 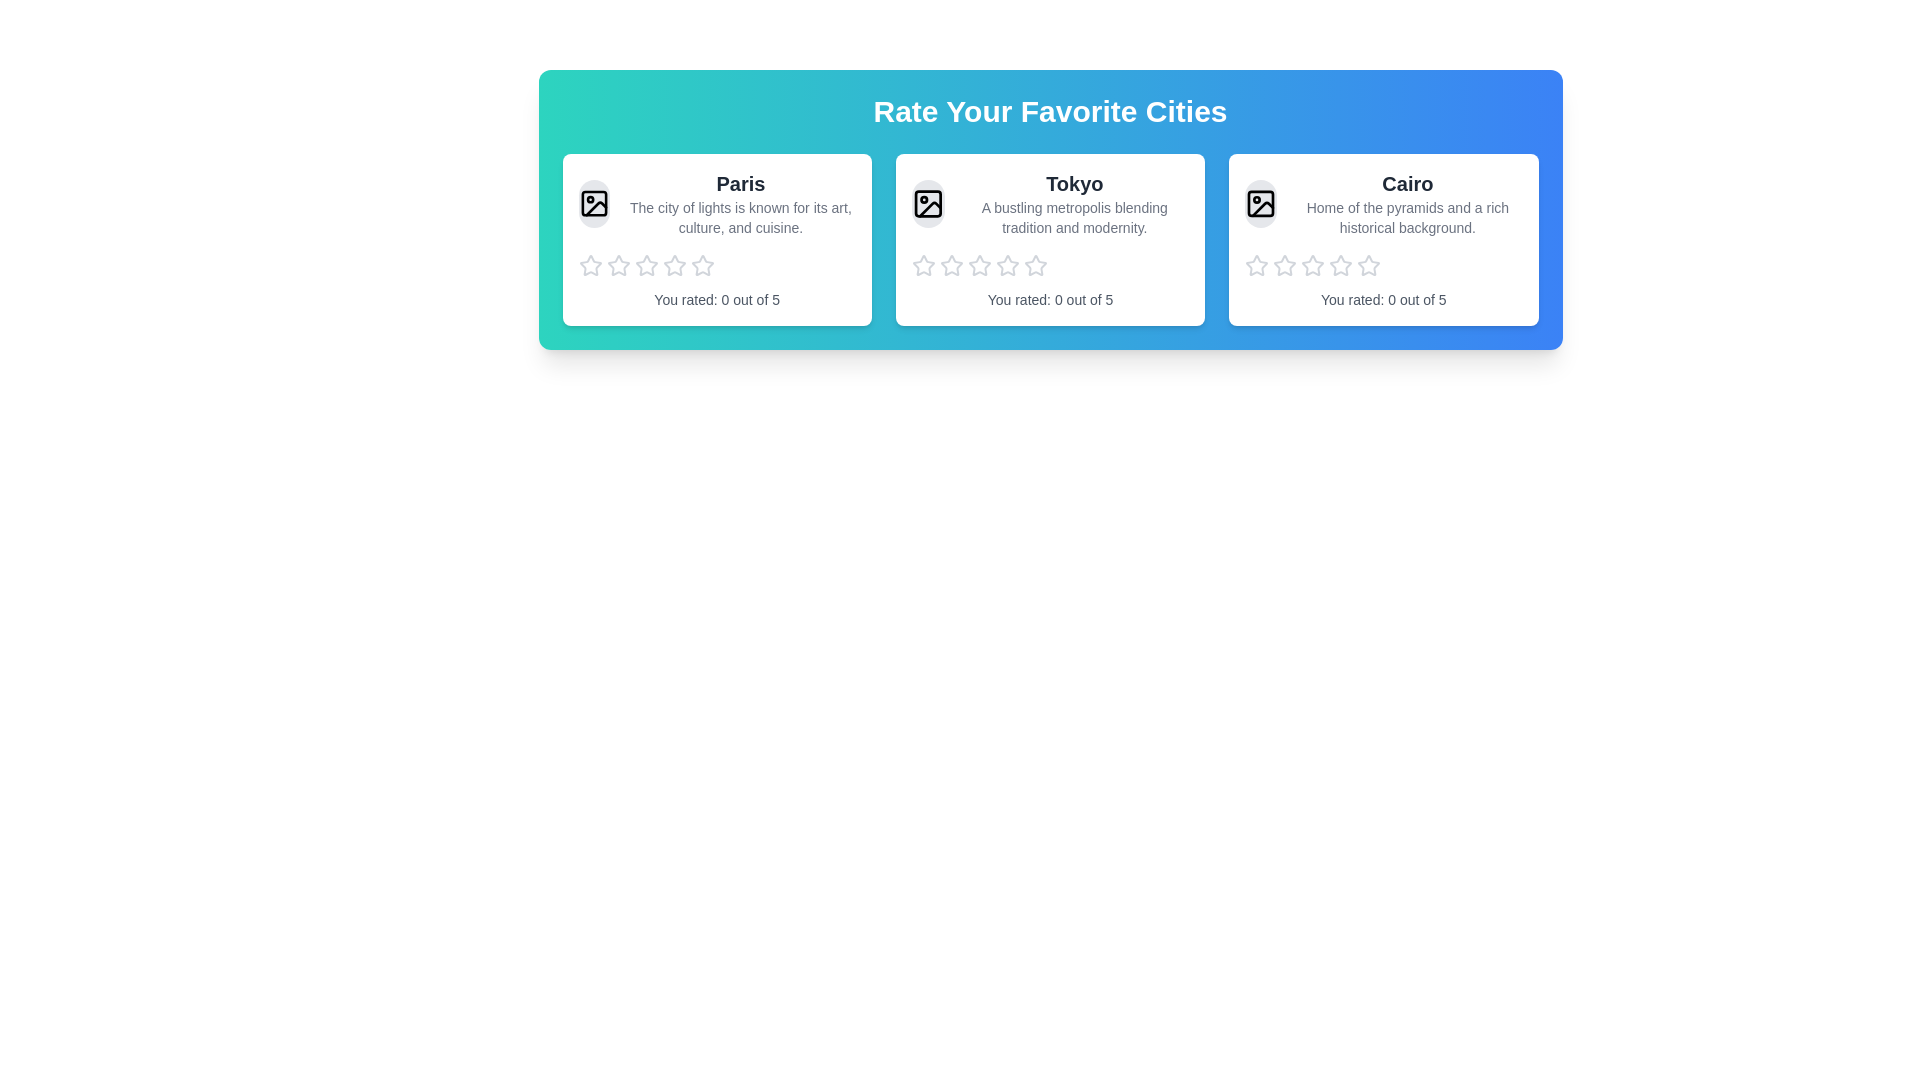 I want to click on the star in the Rating control located in the 'Cairo' section, so click(x=1382, y=265).